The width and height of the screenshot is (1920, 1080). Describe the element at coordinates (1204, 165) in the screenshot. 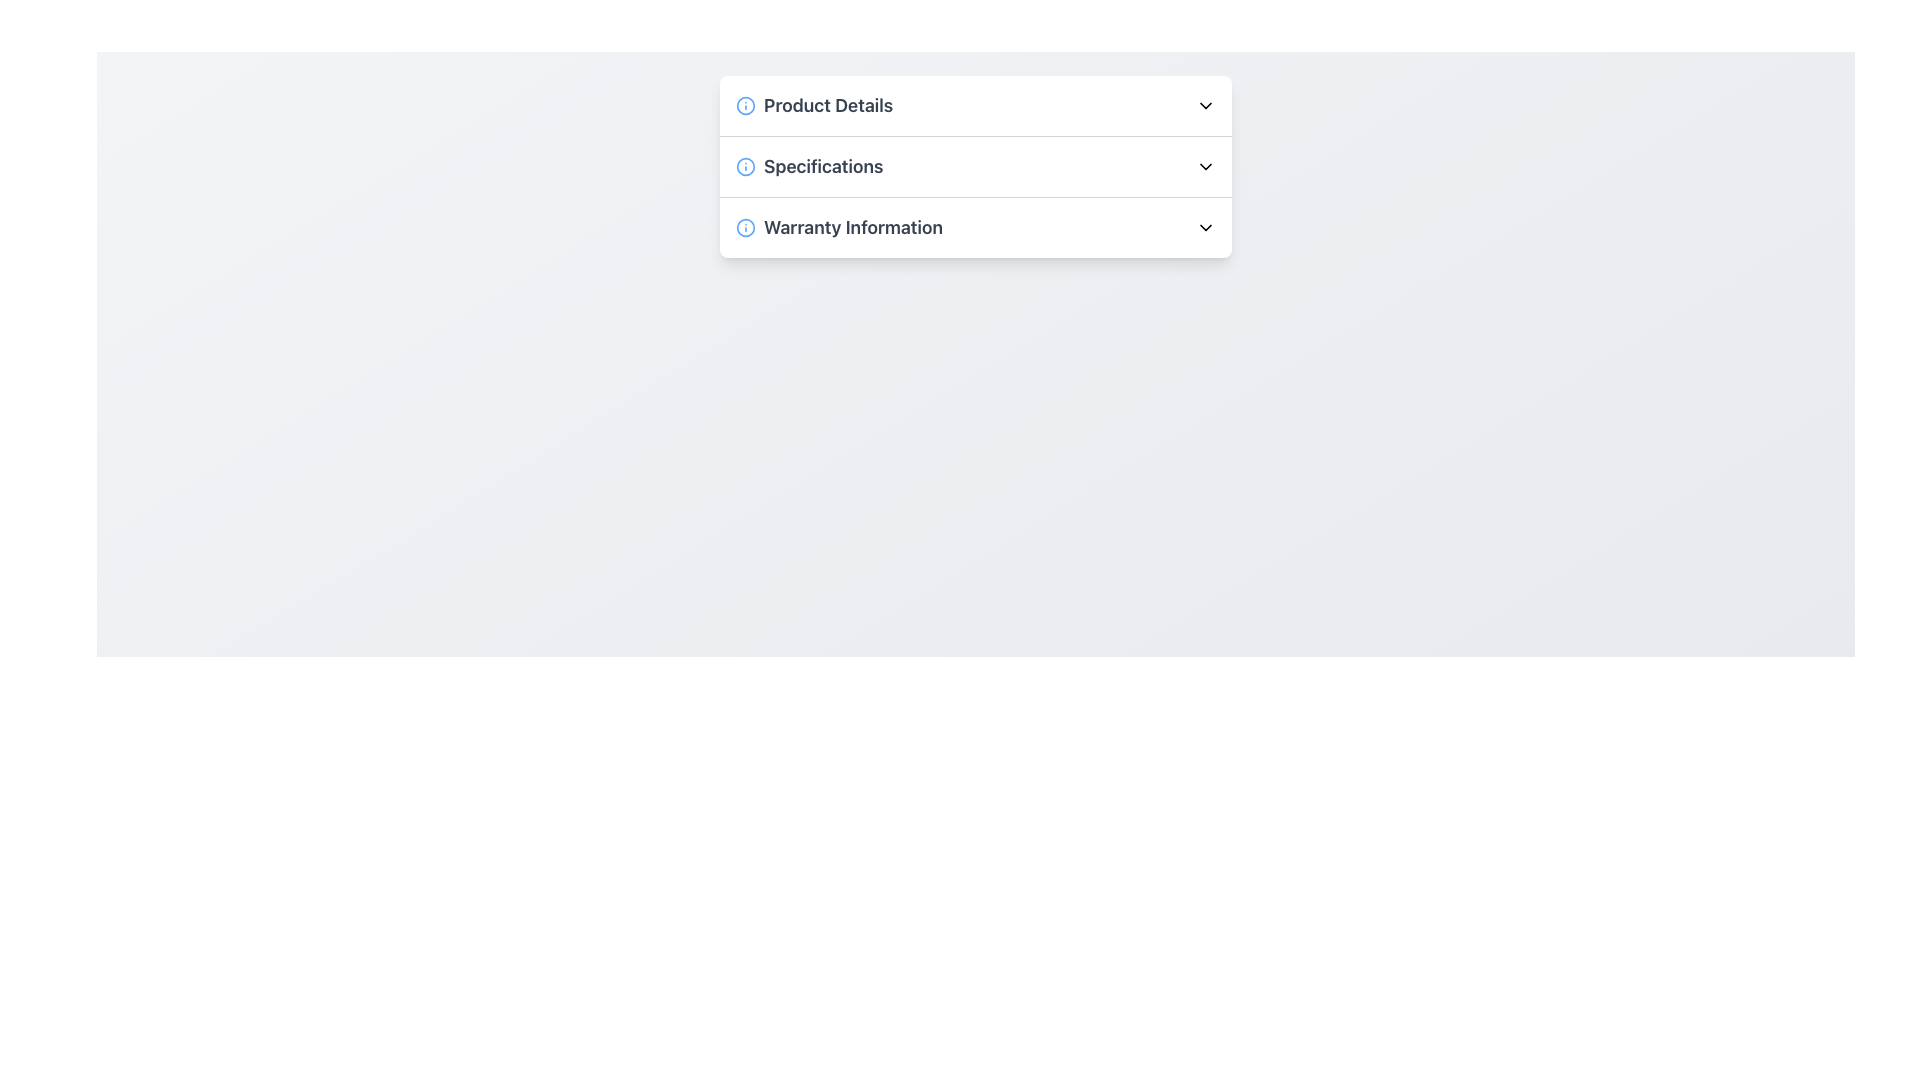

I see `the chevron-down icon next to the 'Specifications' text` at that location.